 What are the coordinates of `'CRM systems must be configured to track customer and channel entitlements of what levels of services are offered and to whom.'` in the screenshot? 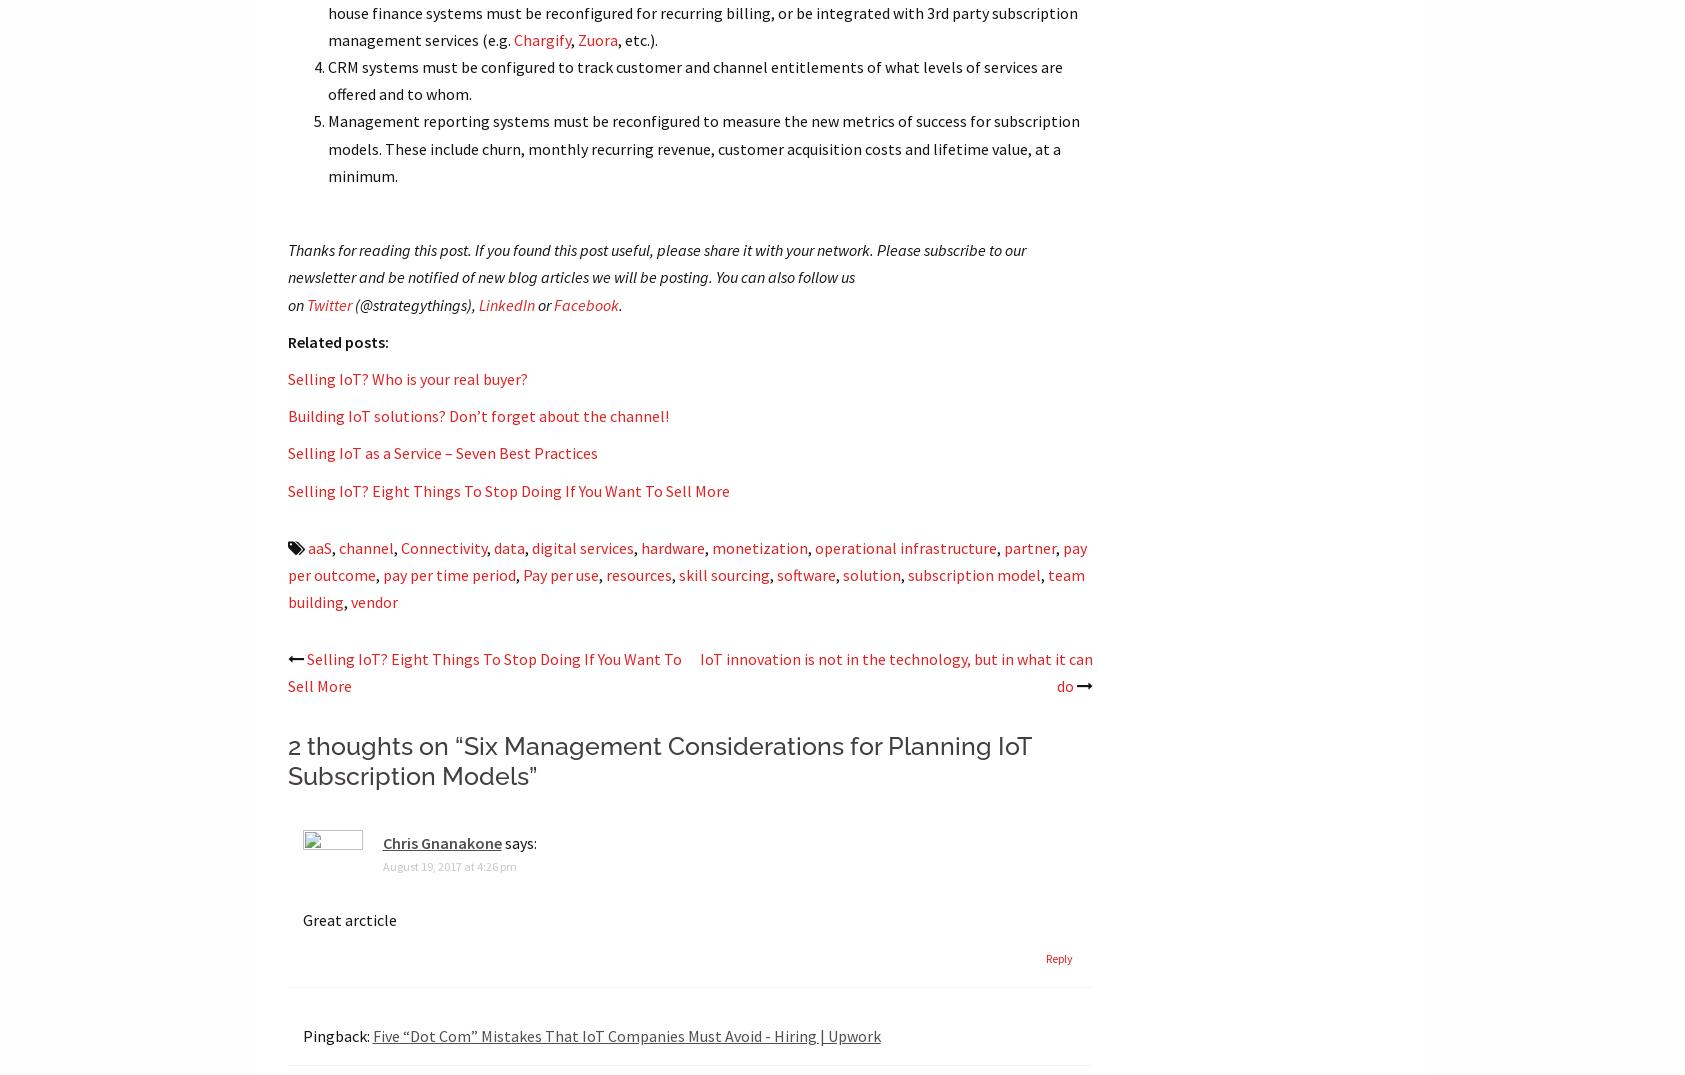 It's located at (693, 80).